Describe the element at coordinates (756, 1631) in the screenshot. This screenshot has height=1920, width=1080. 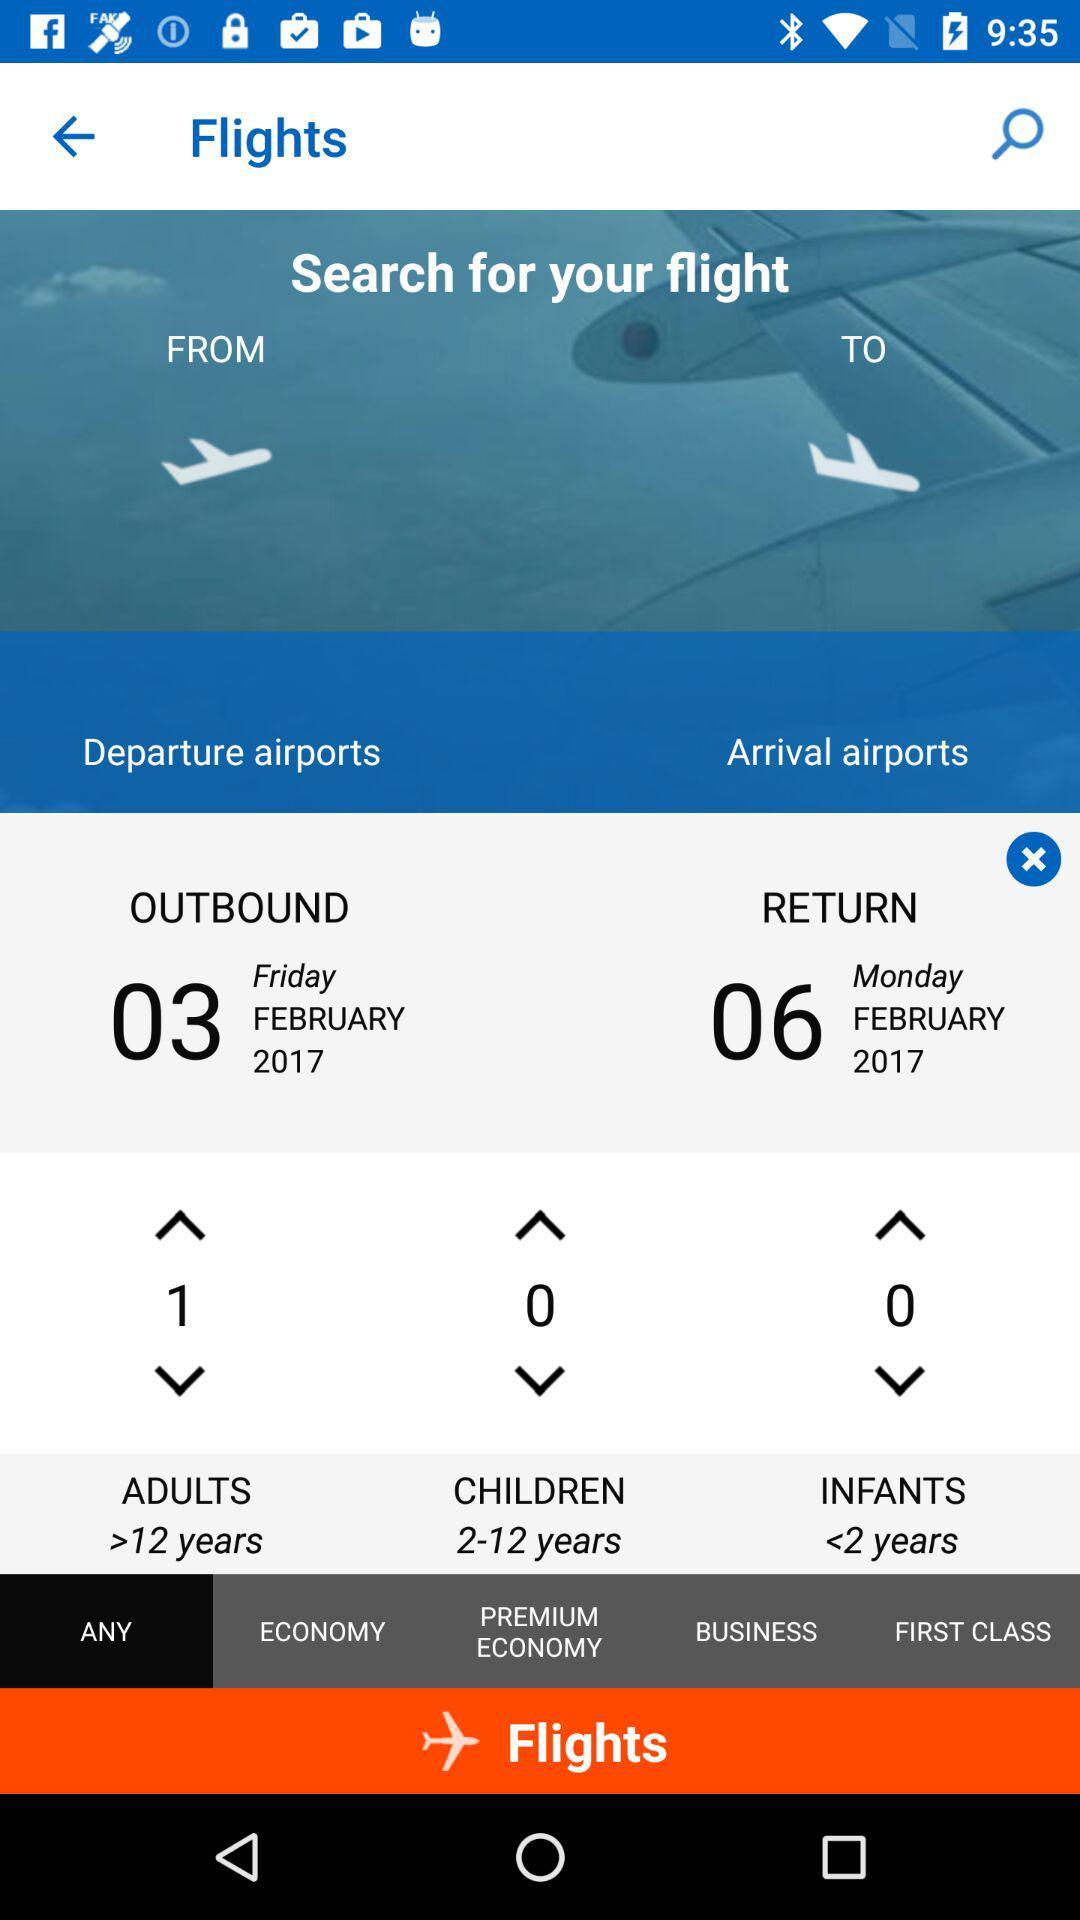
I see `the icon below 2-12 years item` at that location.